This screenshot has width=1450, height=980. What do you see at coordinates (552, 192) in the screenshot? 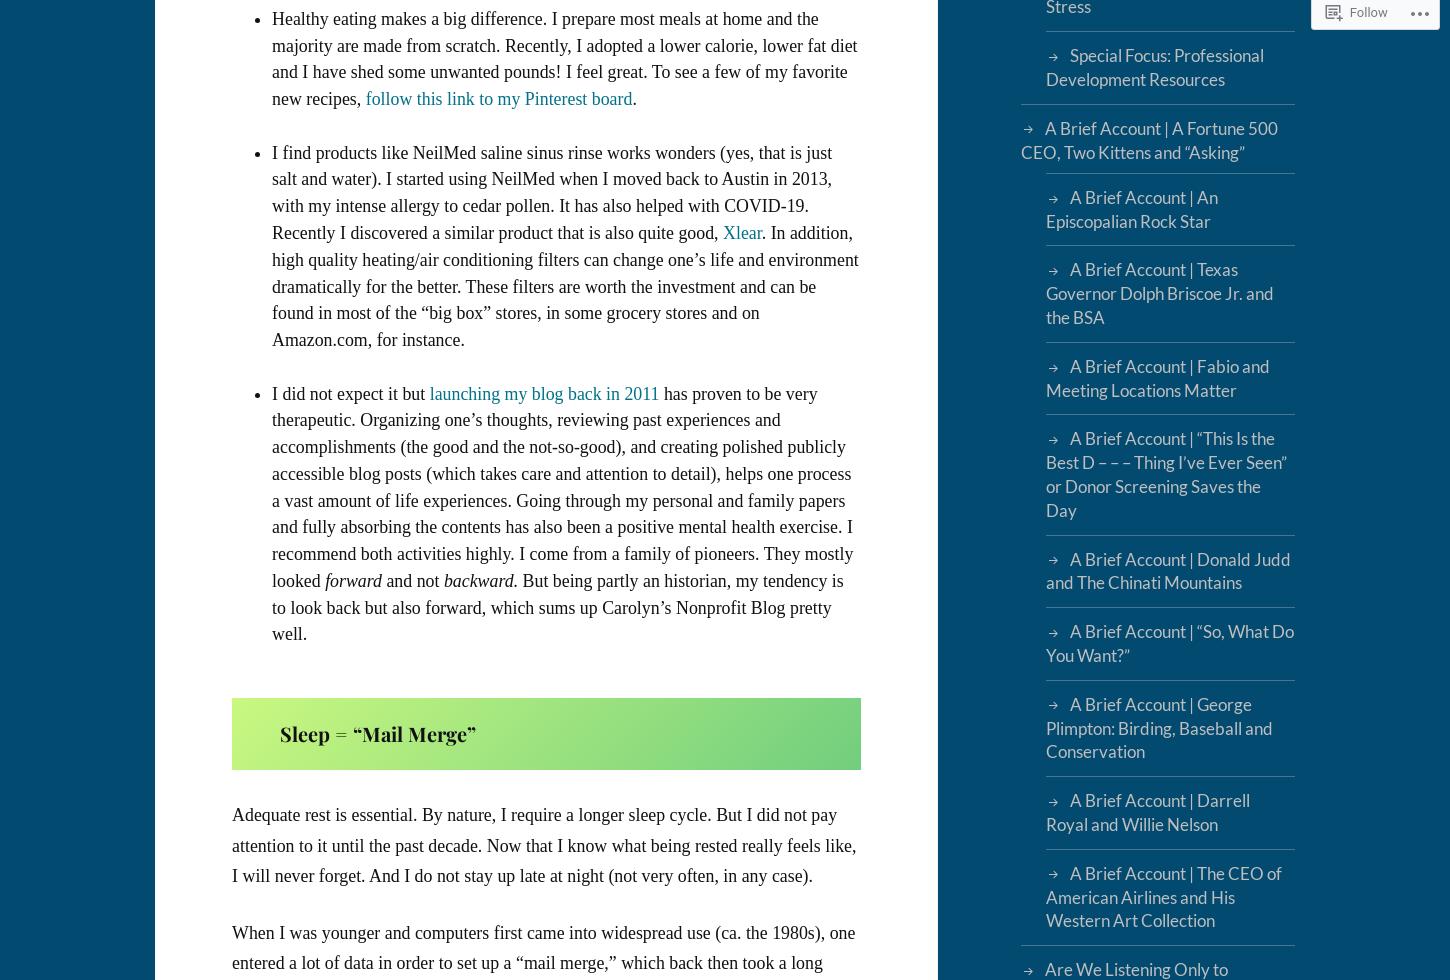
I see `'I find products like NeilMed saline sinus rinse works wonders (yes, that is just salt and water). I started using NeilMed when I moved back to Austin in 2013, with my intense allergy to cedar pollen. It has also helped with COVID-19. Recently I discovered a similar product that is also quite good,'` at bounding box center [552, 192].